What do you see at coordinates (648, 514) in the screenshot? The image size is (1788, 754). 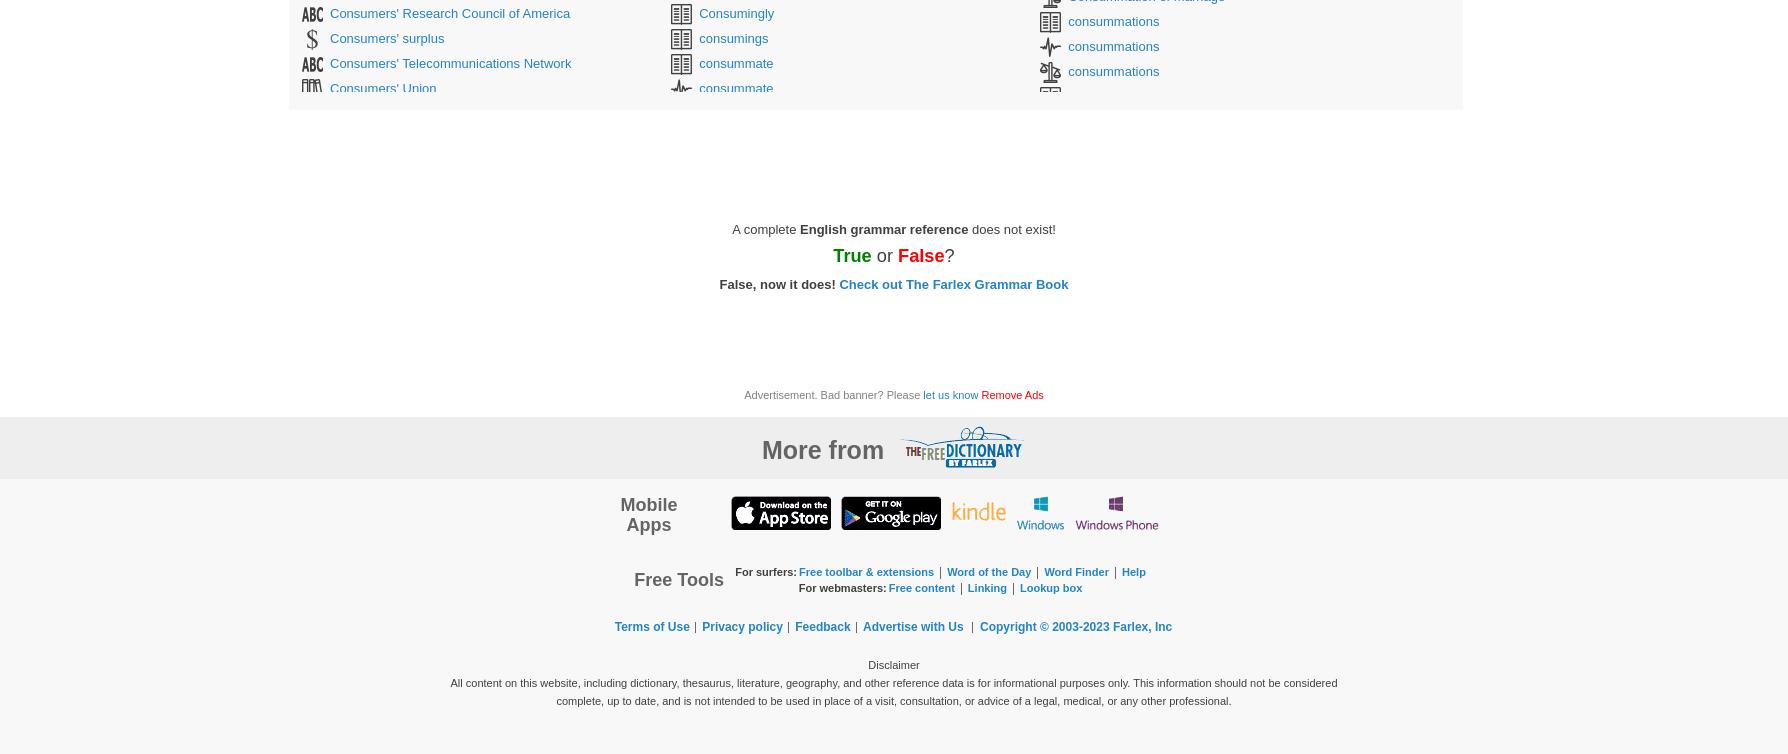 I see `'Mobile Apps'` at bounding box center [648, 514].